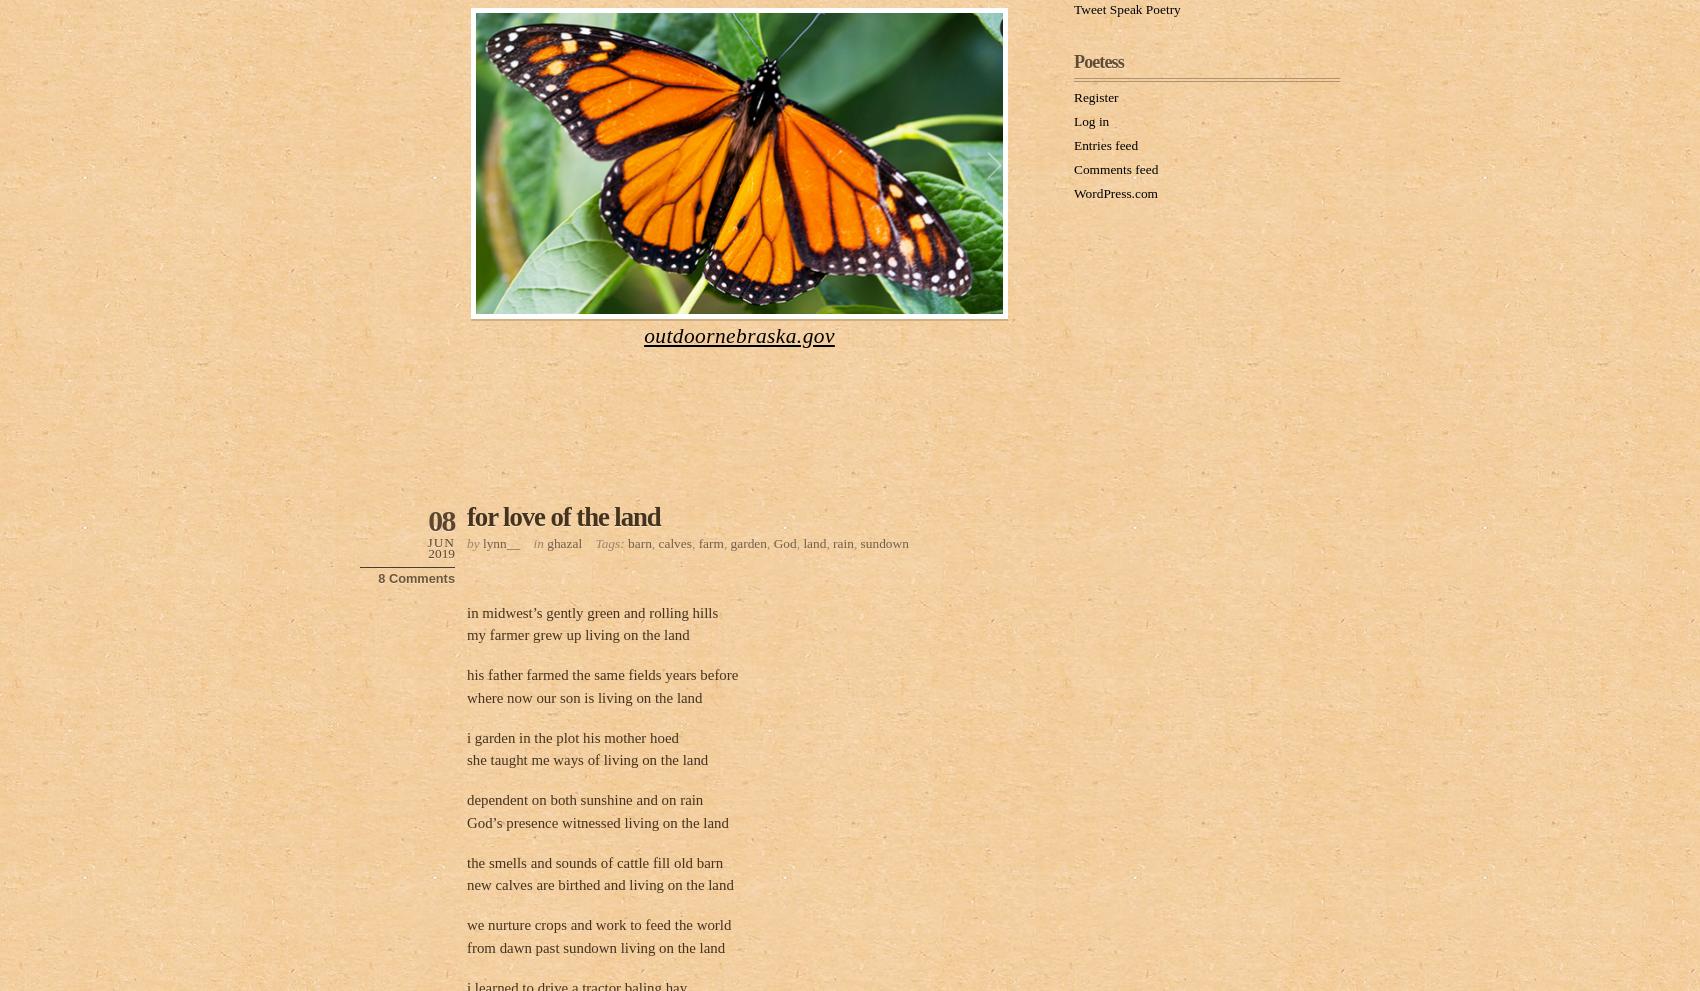 The height and width of the screenshot is (991, 1700). Describe the element at coordinates (583, 800) in the screenshot. I see `'dependent on both sunshine and on rain'` at that location.